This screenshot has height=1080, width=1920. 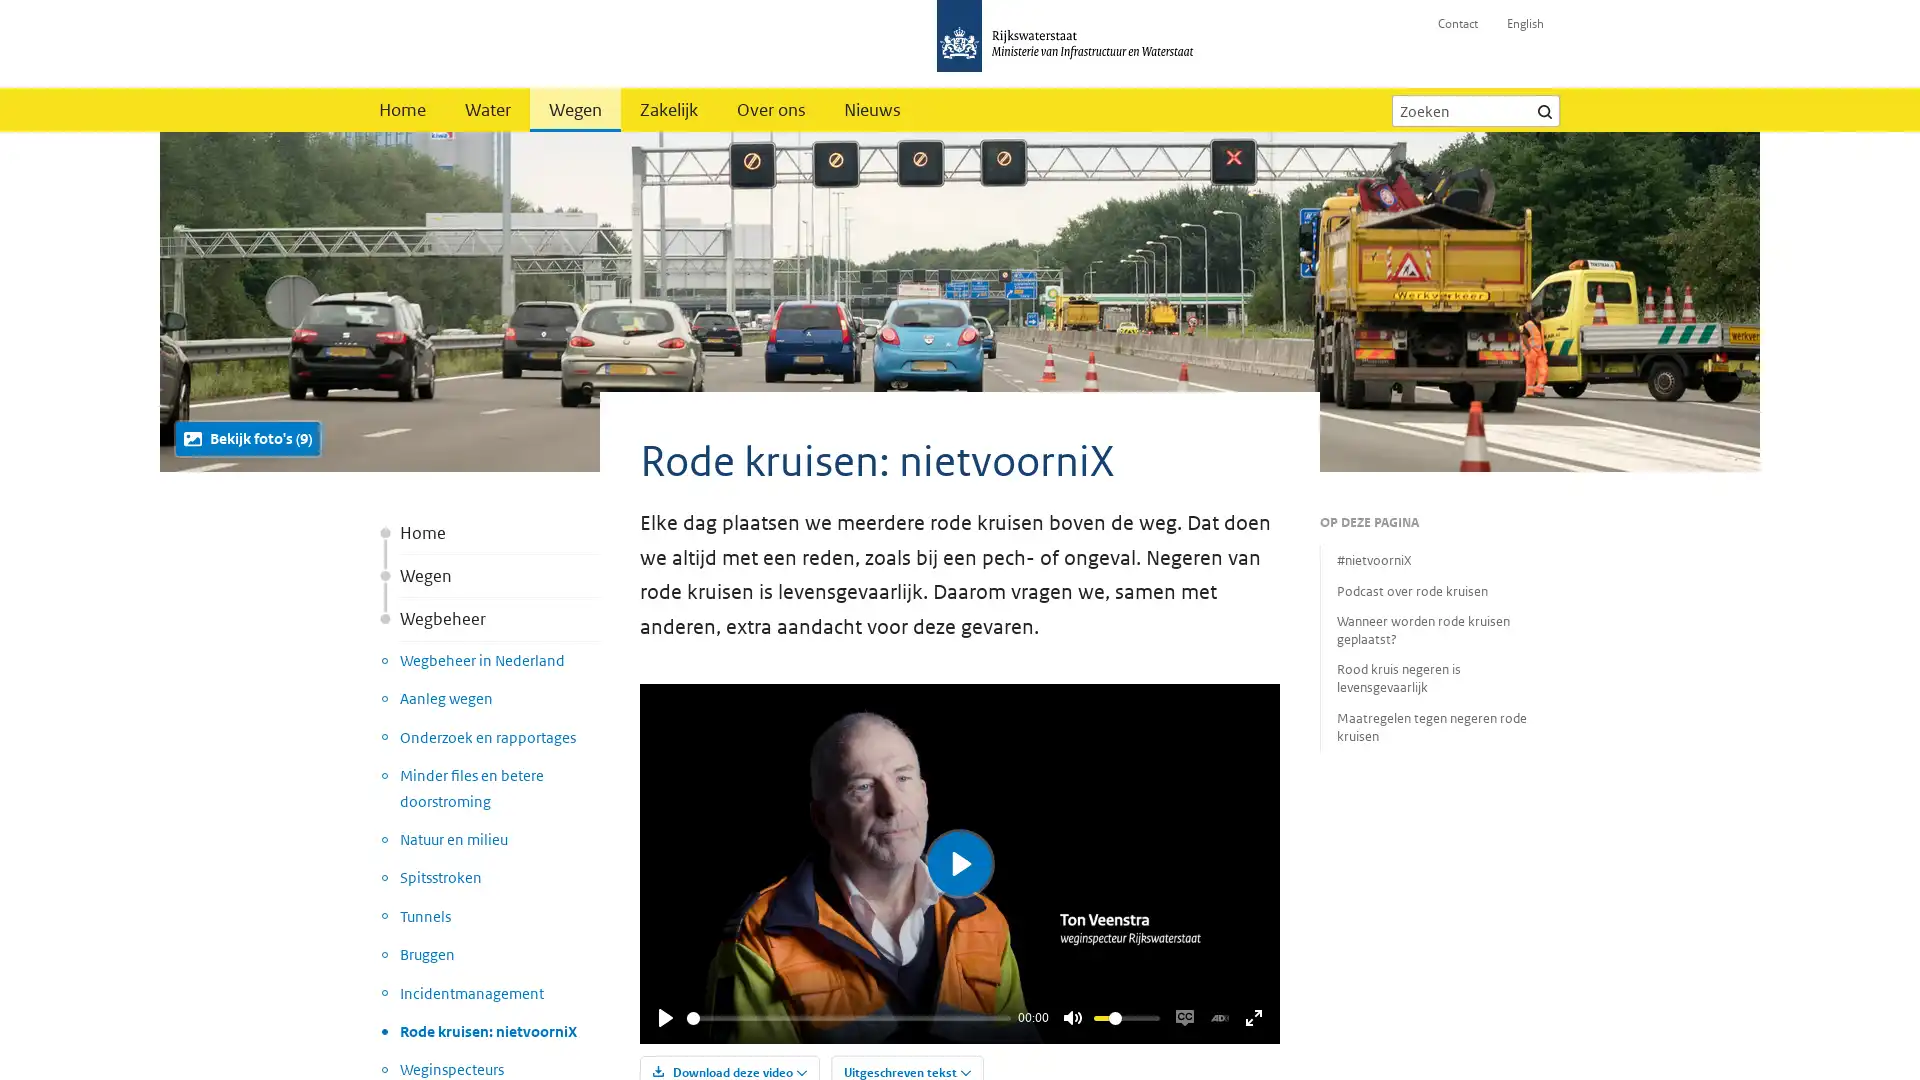 What do you see at coordinates (666, 1018) in the screenshot?
I see `Afspelen` at bounding box center [666, 1018].